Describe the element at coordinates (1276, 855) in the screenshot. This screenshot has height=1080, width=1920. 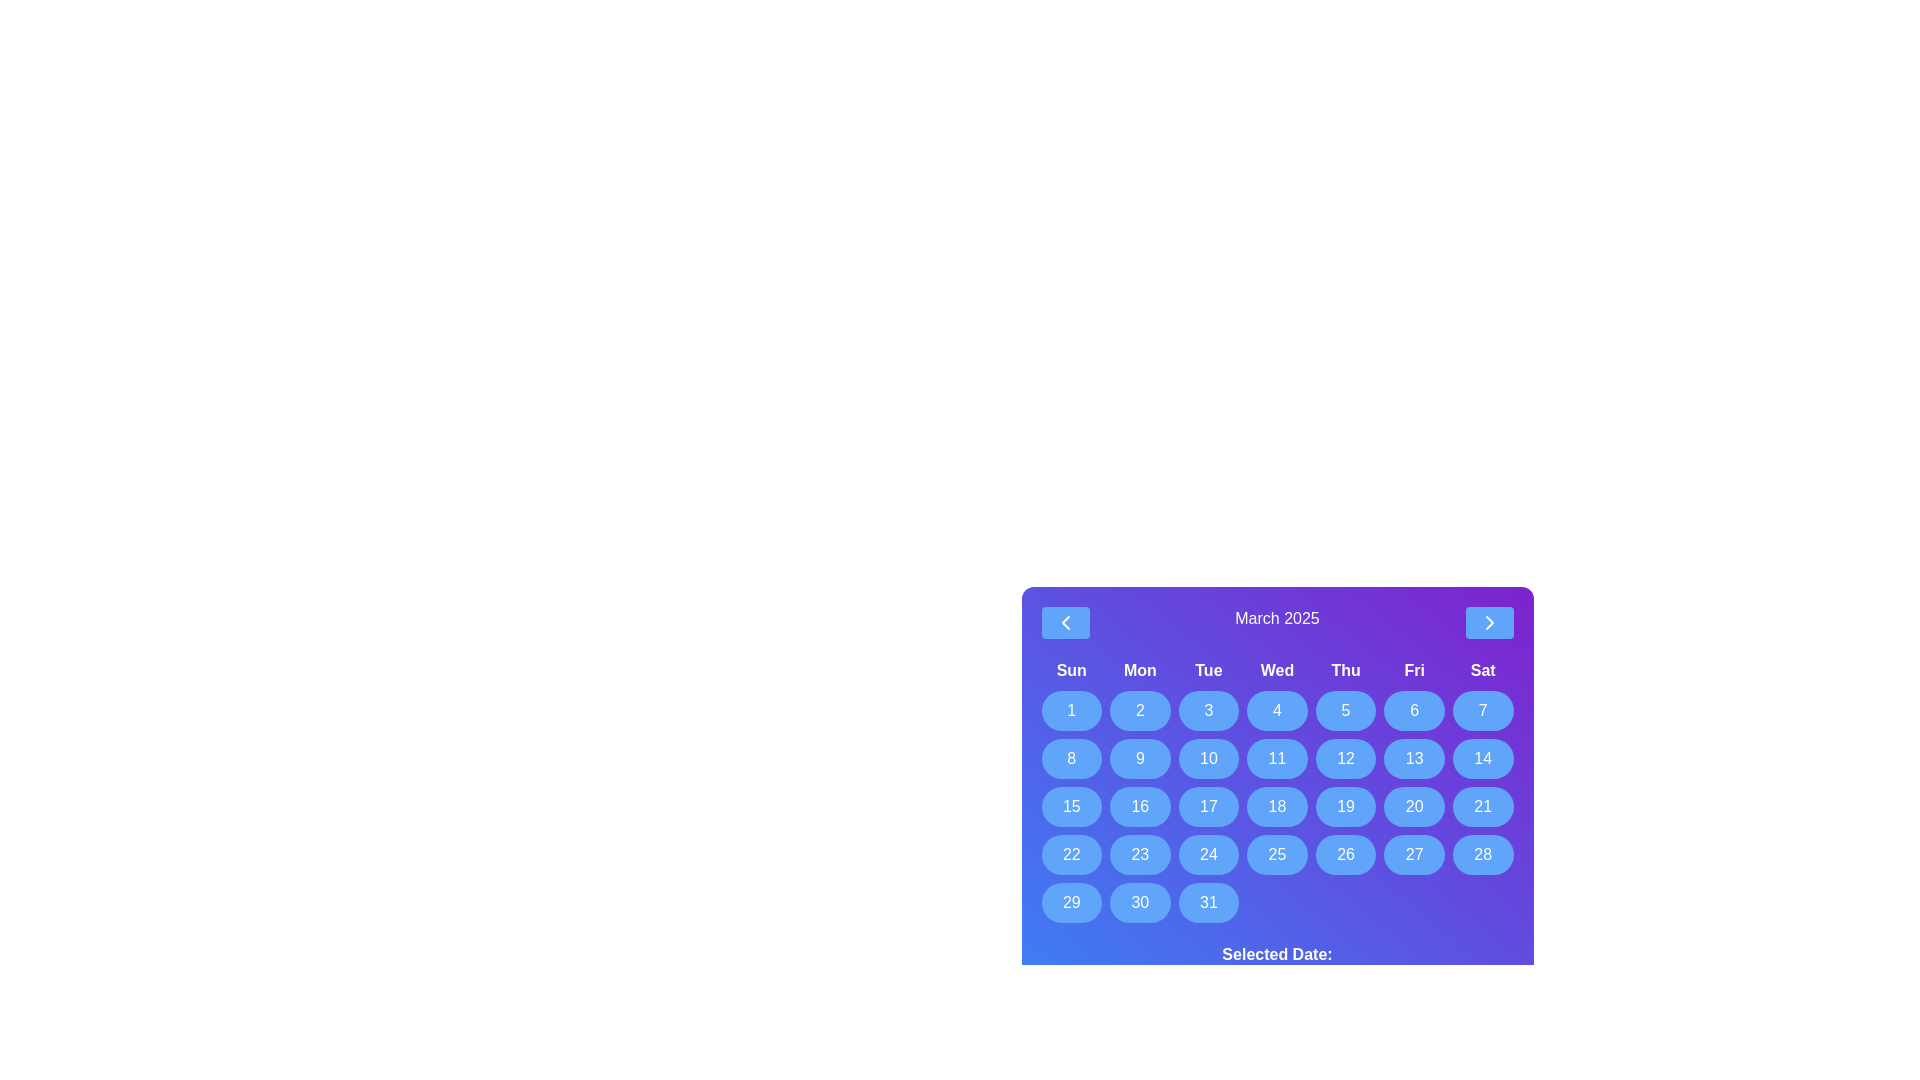
I see `the circular button labeled '25' in the March 2025 calendar grid` at that location.